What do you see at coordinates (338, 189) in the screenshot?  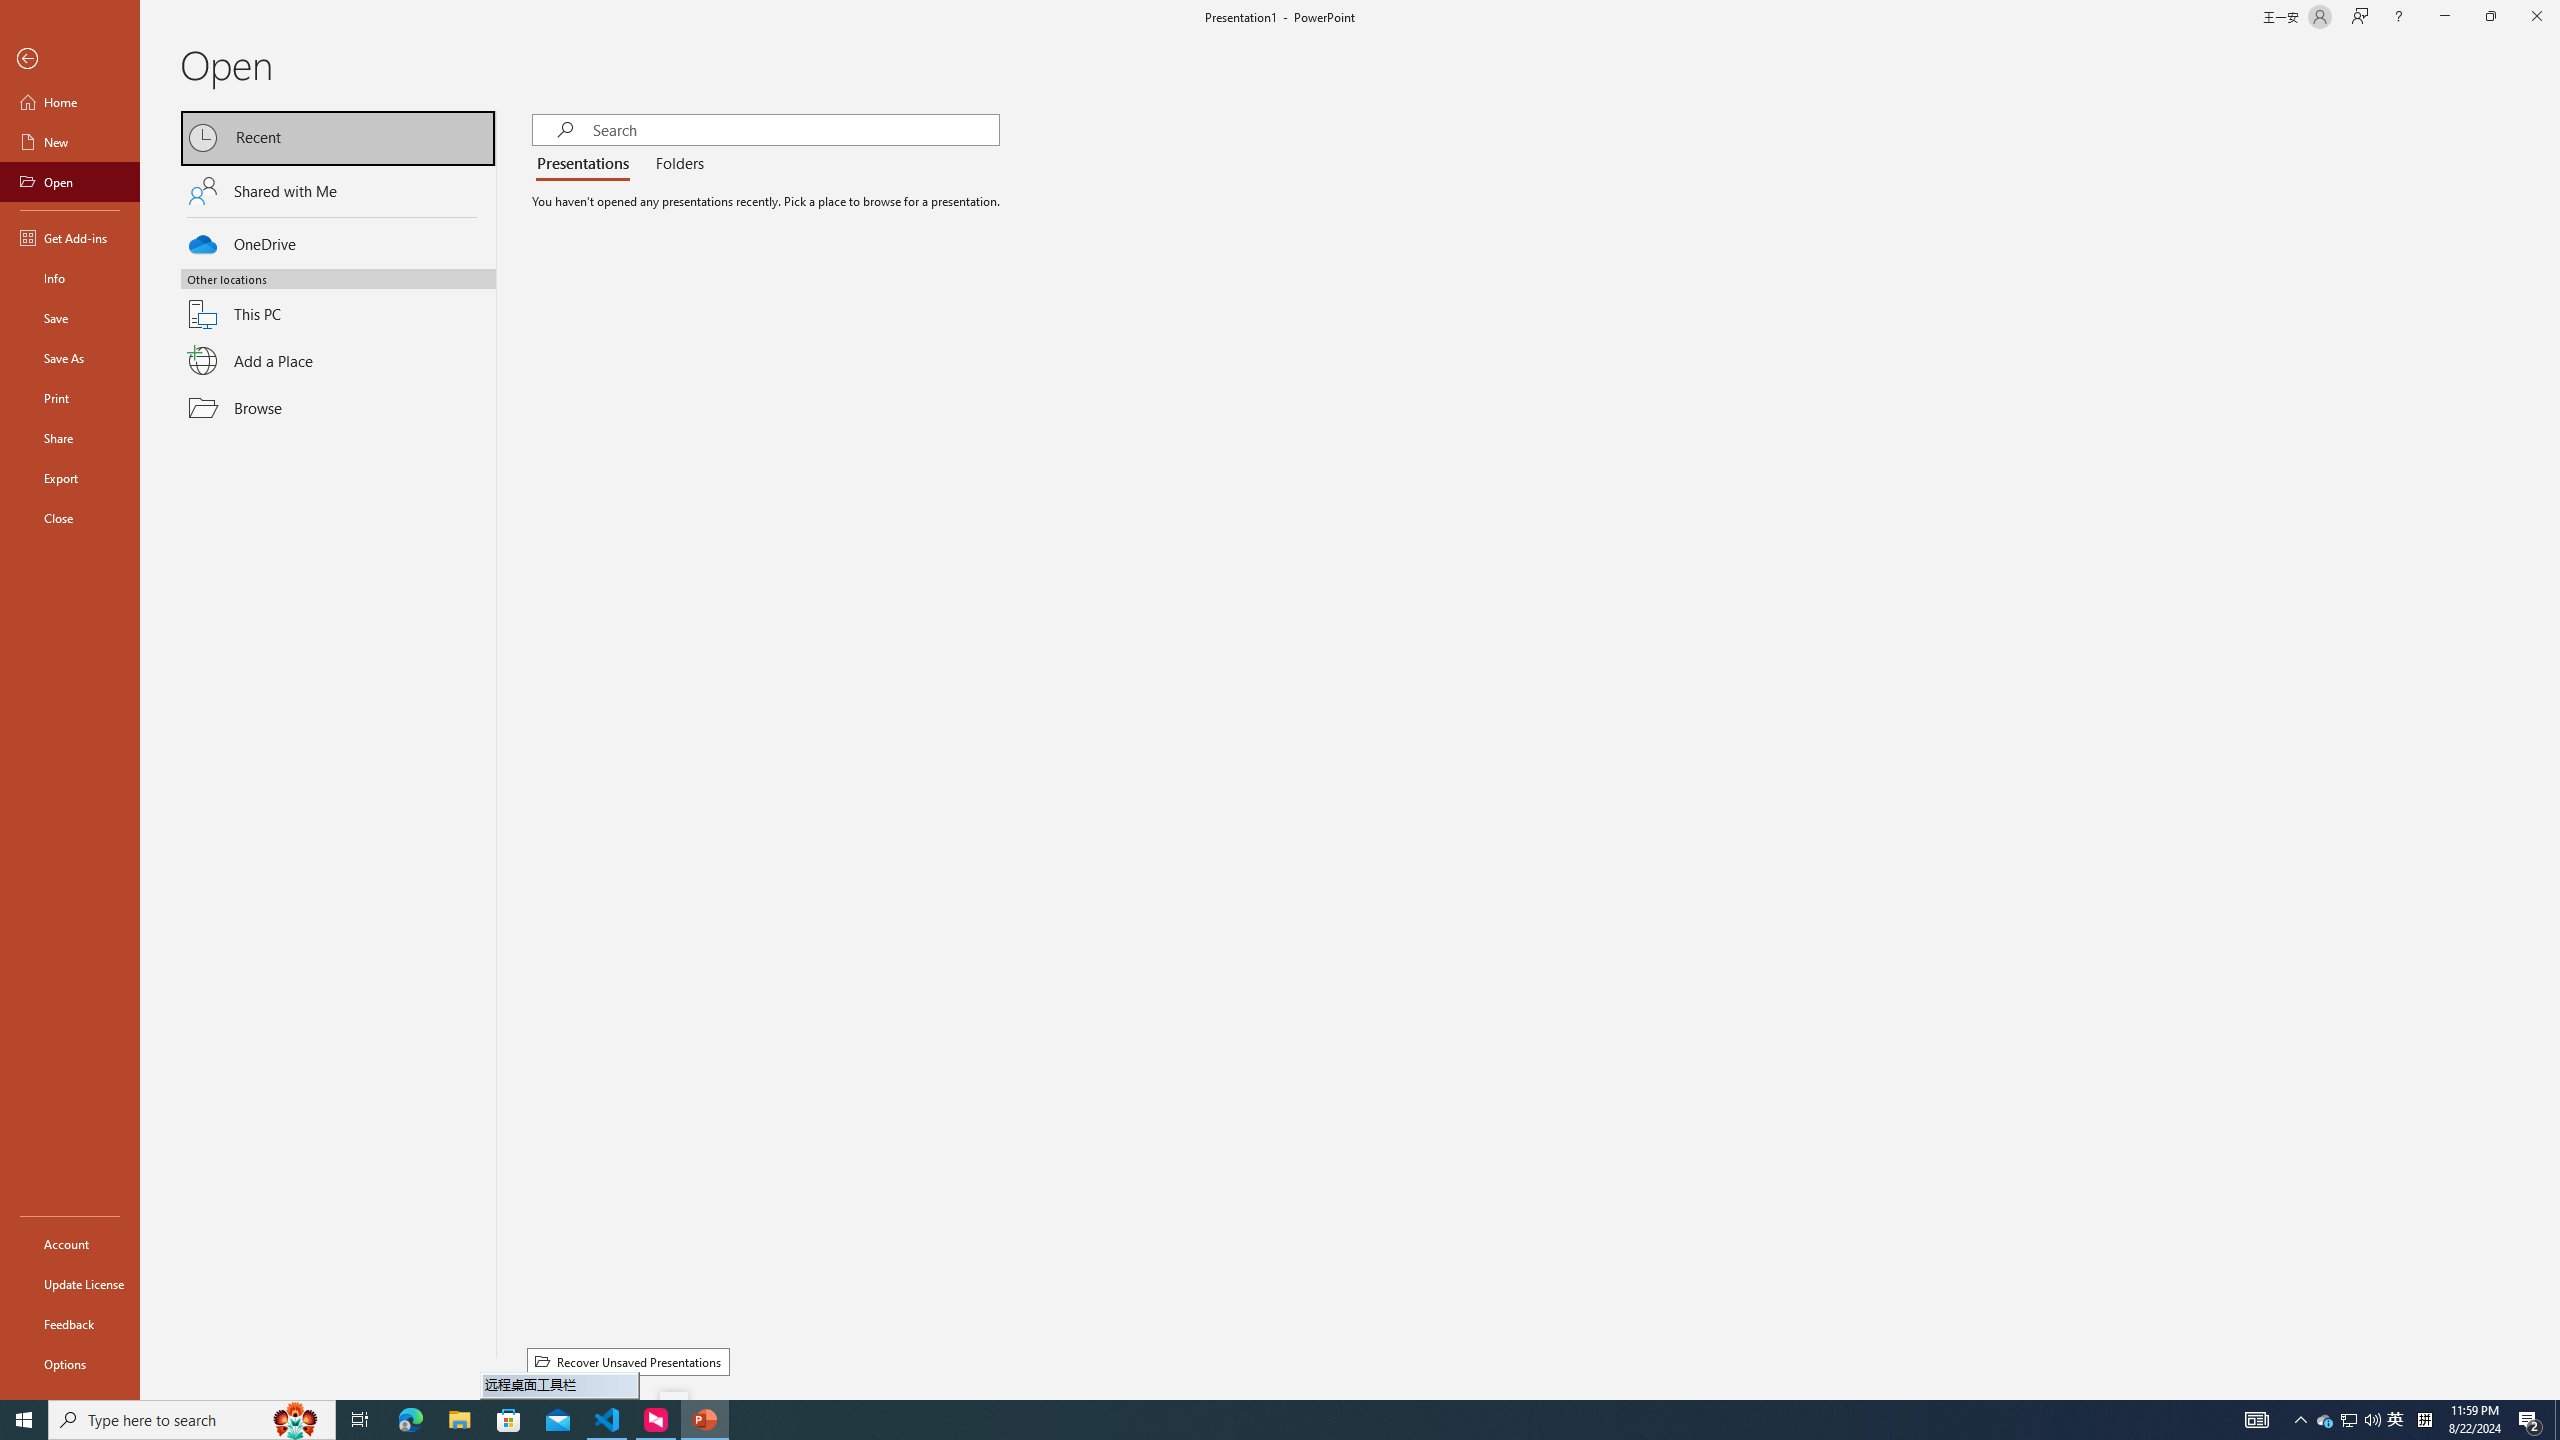 I see `'Shared with Me'` at bounding box center [338, 189].